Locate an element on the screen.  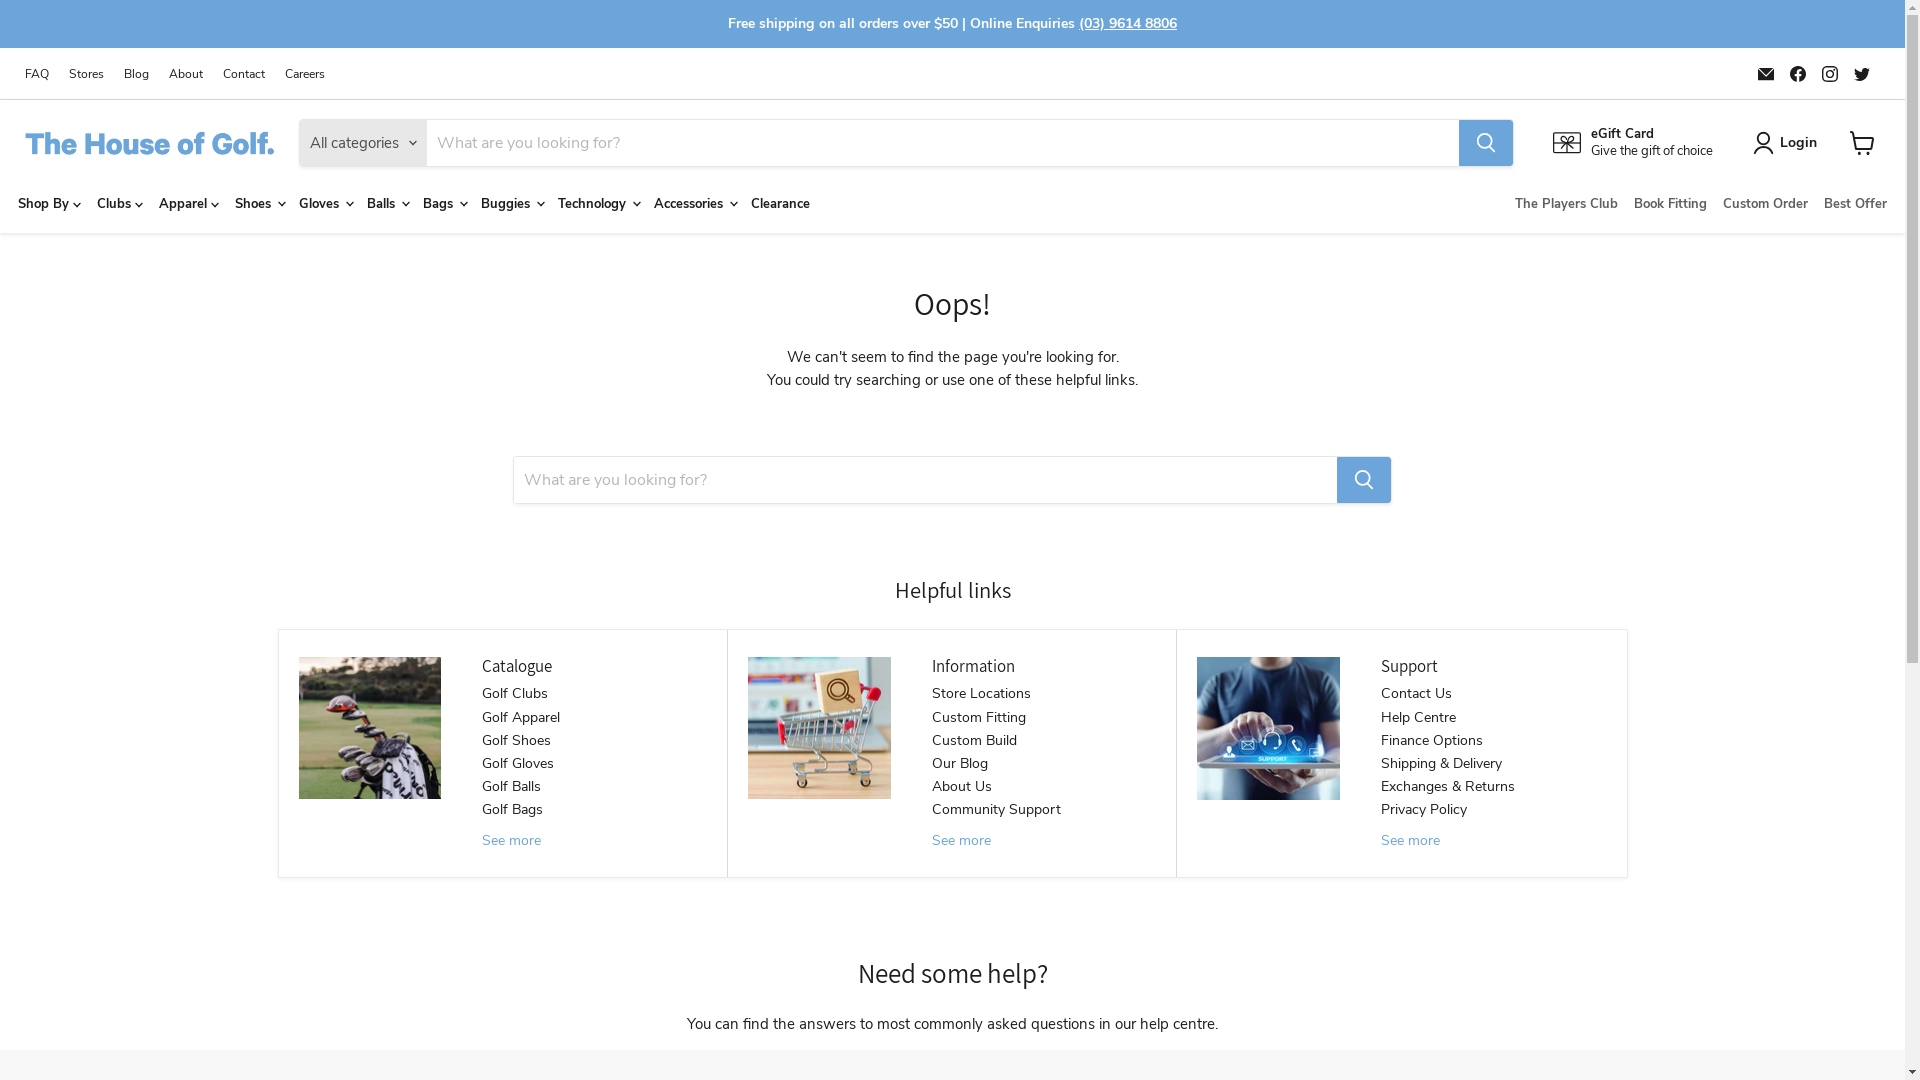
'Help Centre' is located at coordinates (1380, 716).